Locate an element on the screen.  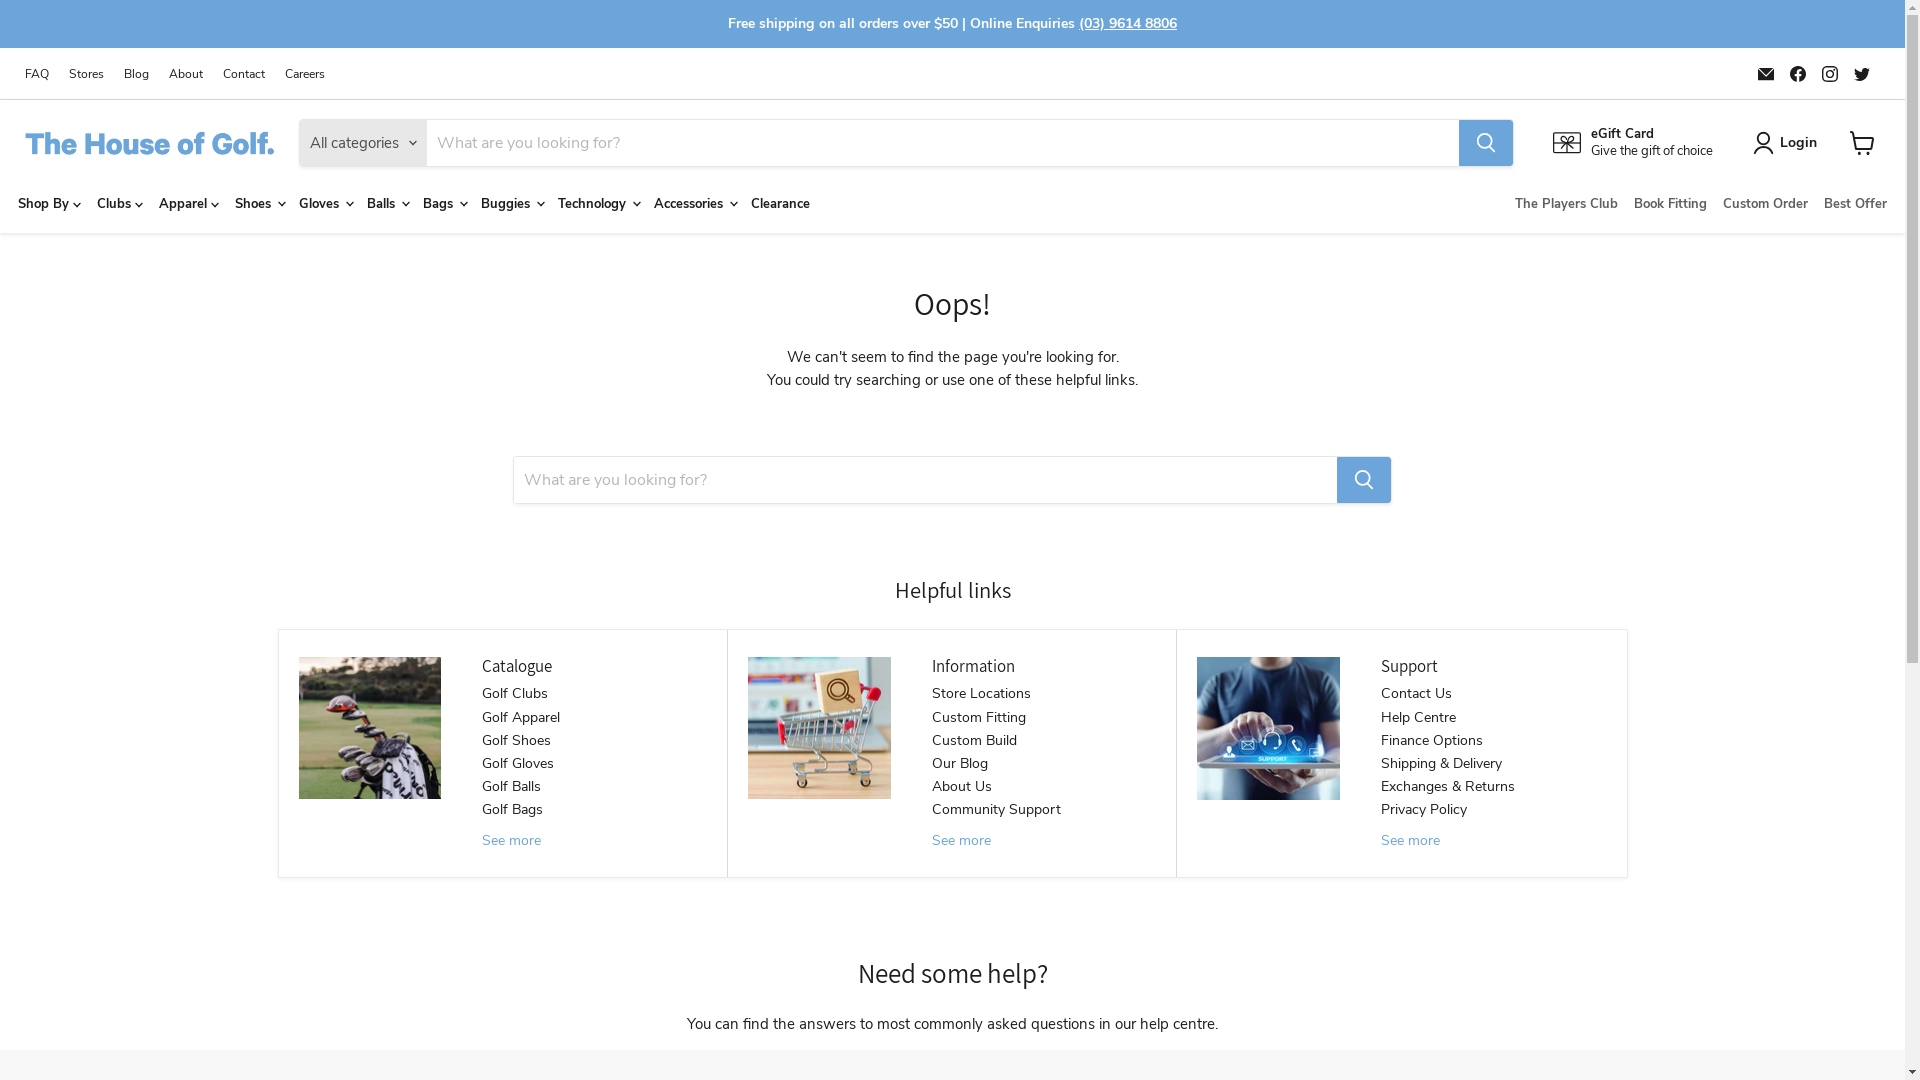
'Help Centre' is located at coordinates (1380, 716).